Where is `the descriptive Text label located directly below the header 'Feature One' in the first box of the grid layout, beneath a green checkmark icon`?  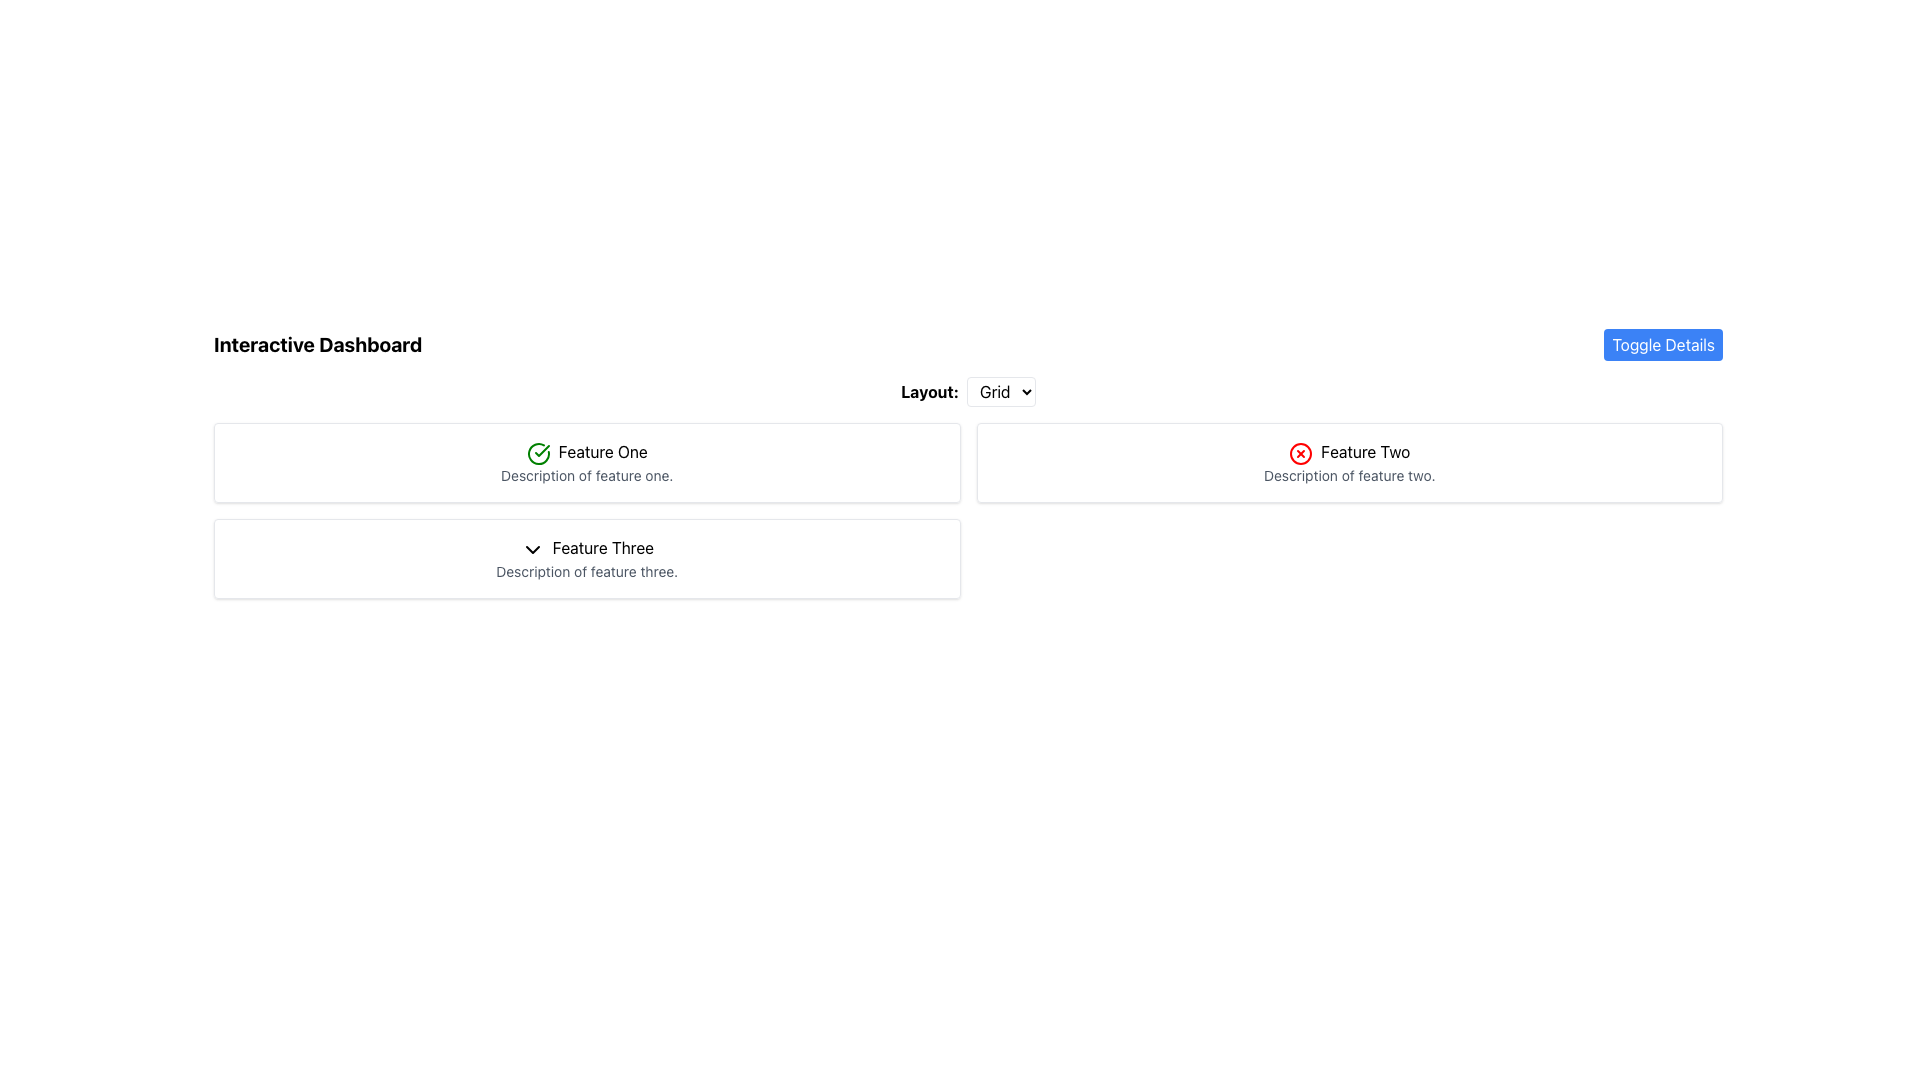 the descriptive Text label located directly below the header 'Feature One' in the first box of the grid layout, beneath a green checkmark icon is located at coordinates (586, 475).